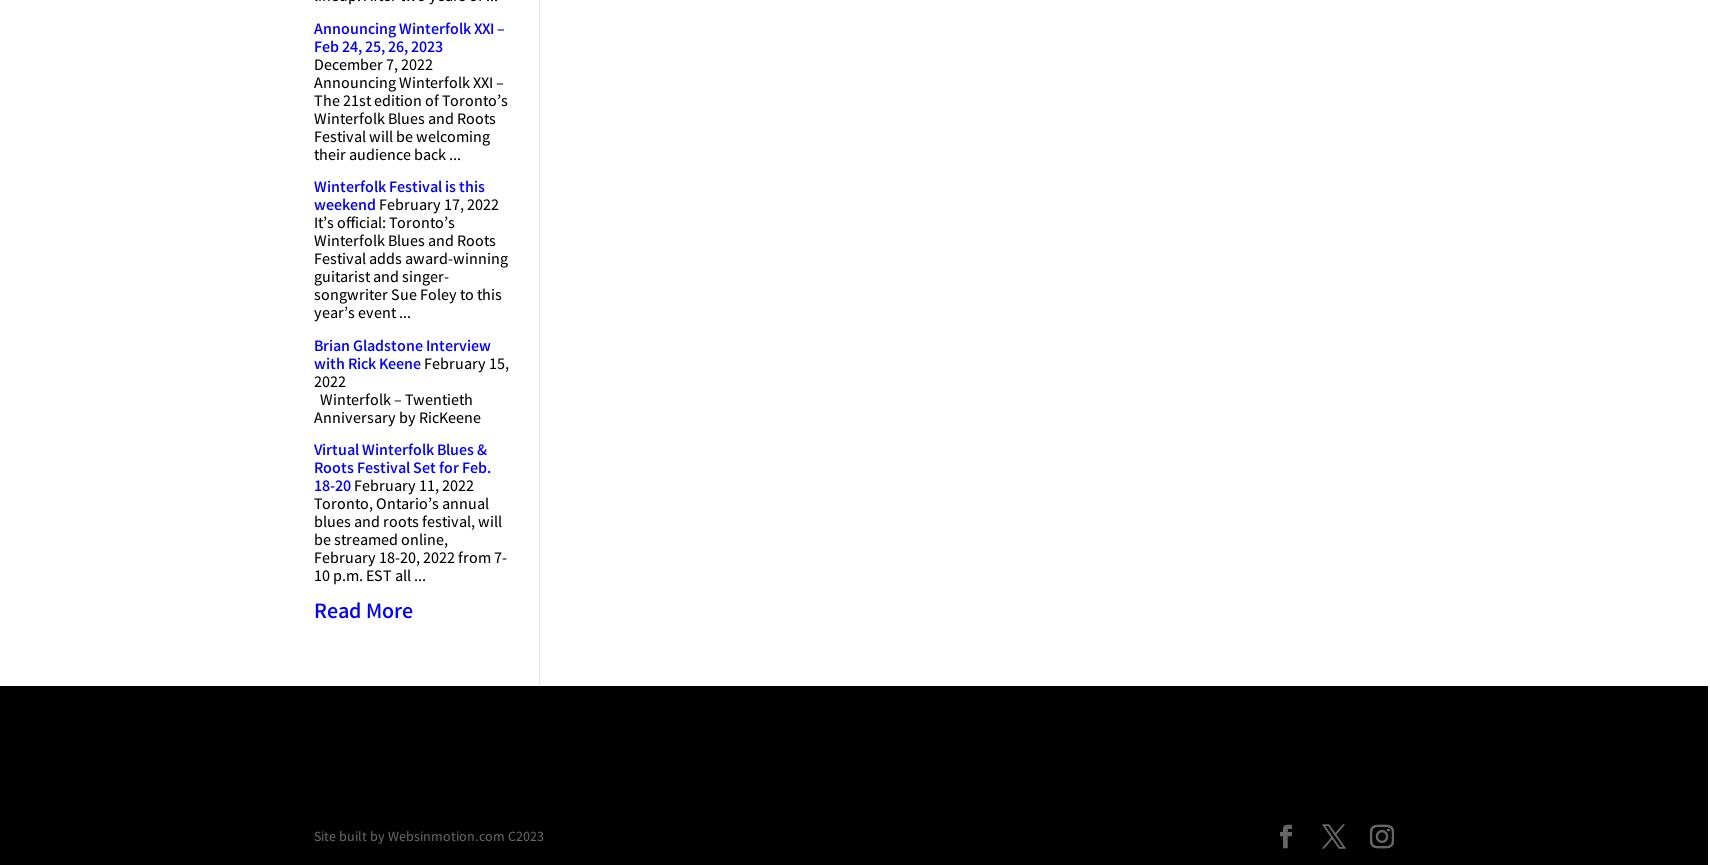  What do you see at coordinates (401, 355) in the screenshot?
I see `'Brian Gladstone Interview with Rick Keene'` at bounding box center [401, 355].